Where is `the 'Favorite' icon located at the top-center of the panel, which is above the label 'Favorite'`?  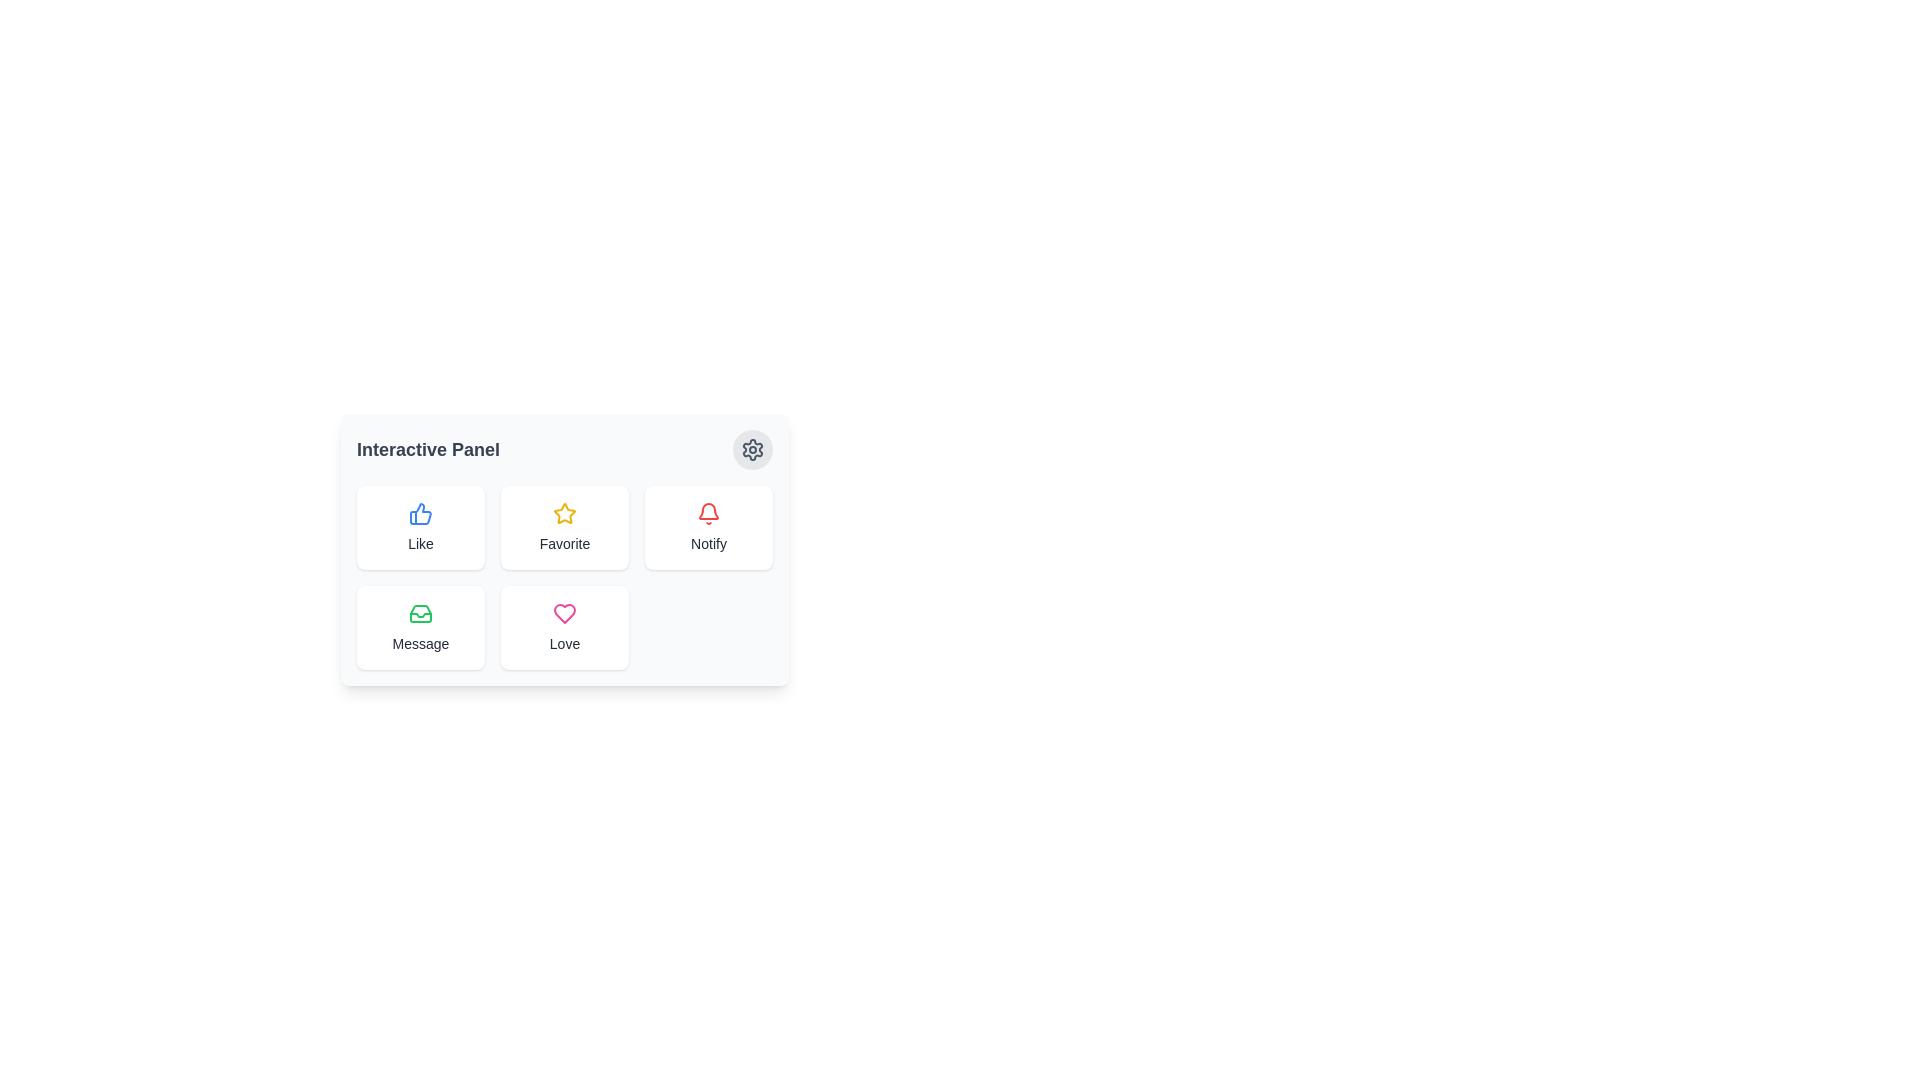 the 'Favorite' icon located at the top-center of the panel, which is above the label 'Favorite' is located at coordinates (564, 512).